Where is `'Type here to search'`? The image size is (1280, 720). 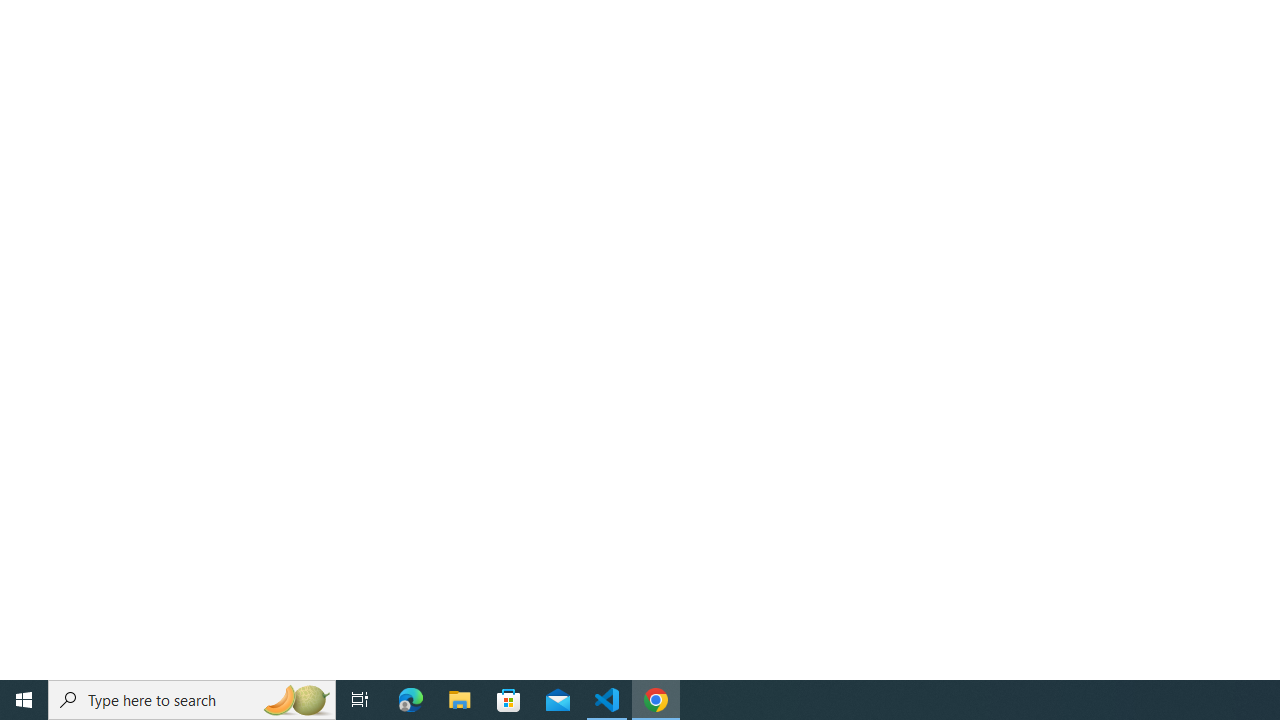
'Type here to search' is located at coordinates (192, 698).